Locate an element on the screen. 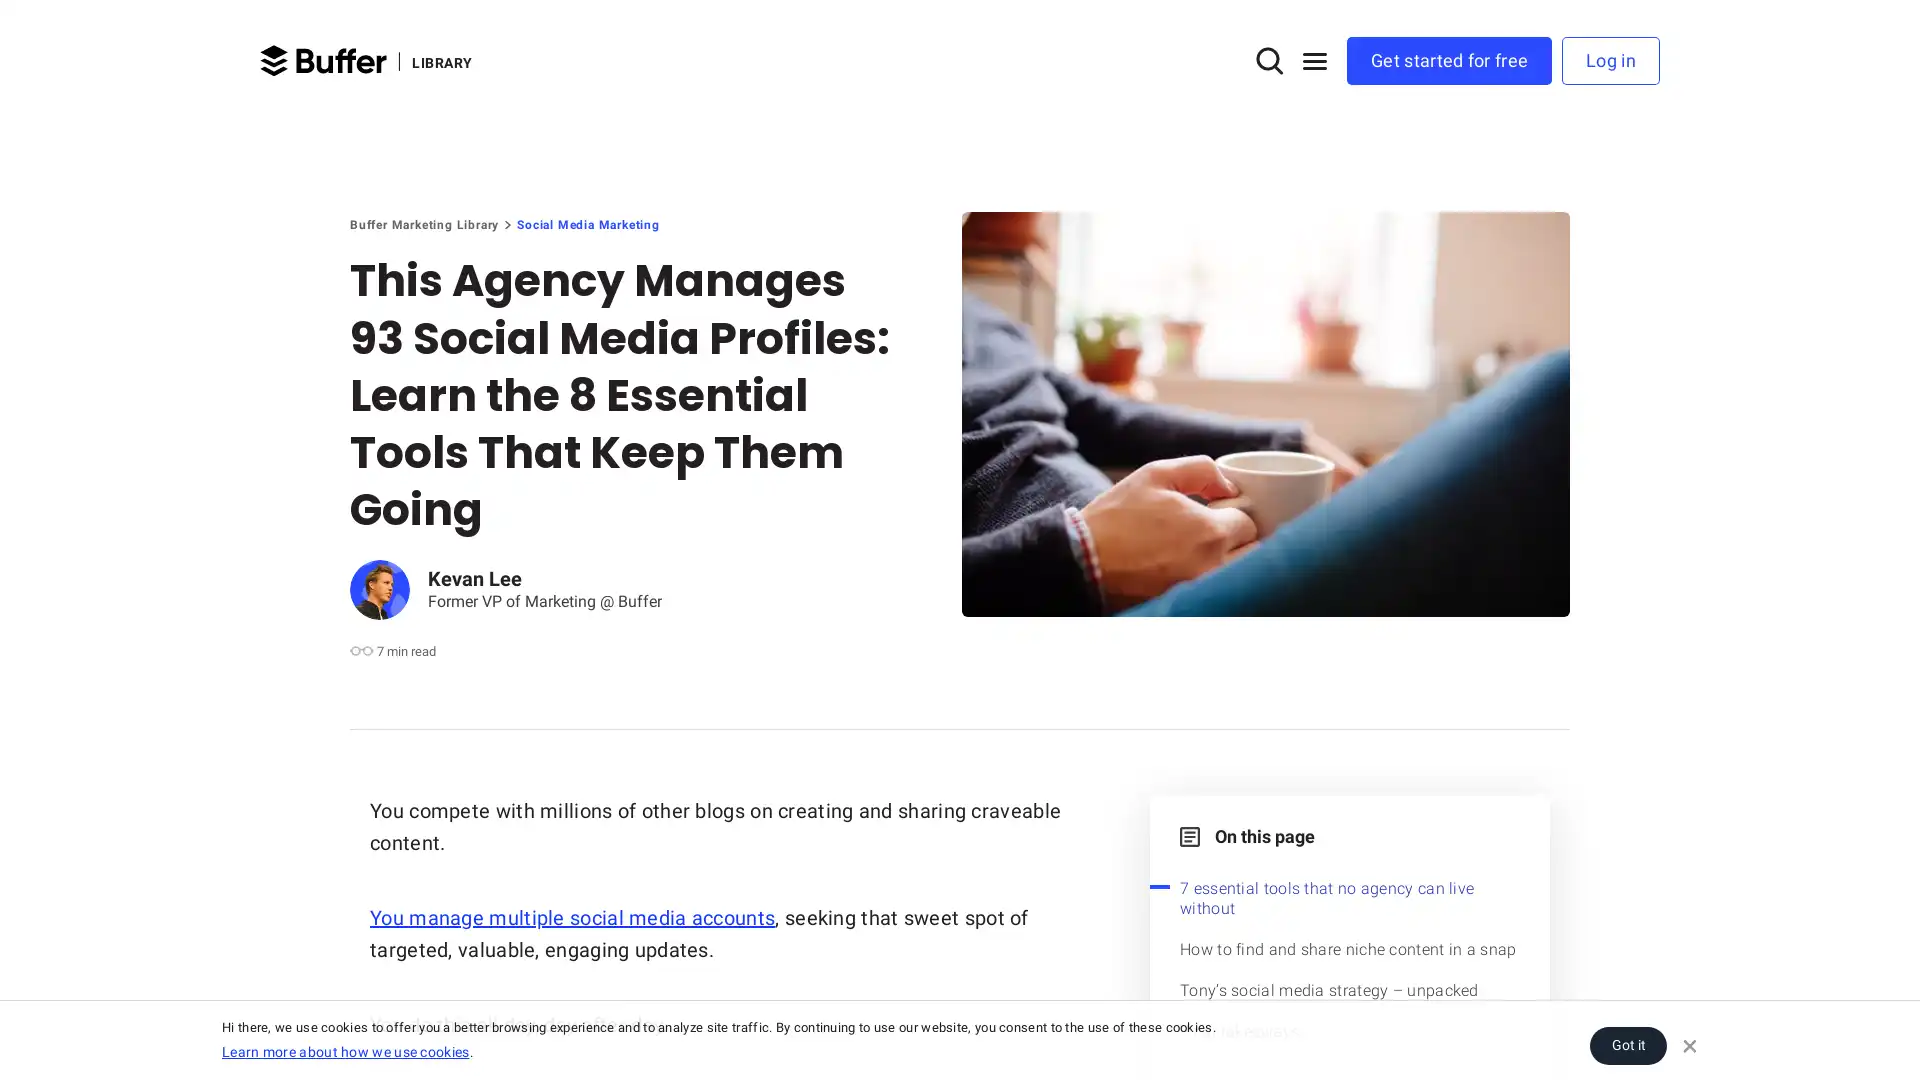  Search is located at coordinates (1262, 60).